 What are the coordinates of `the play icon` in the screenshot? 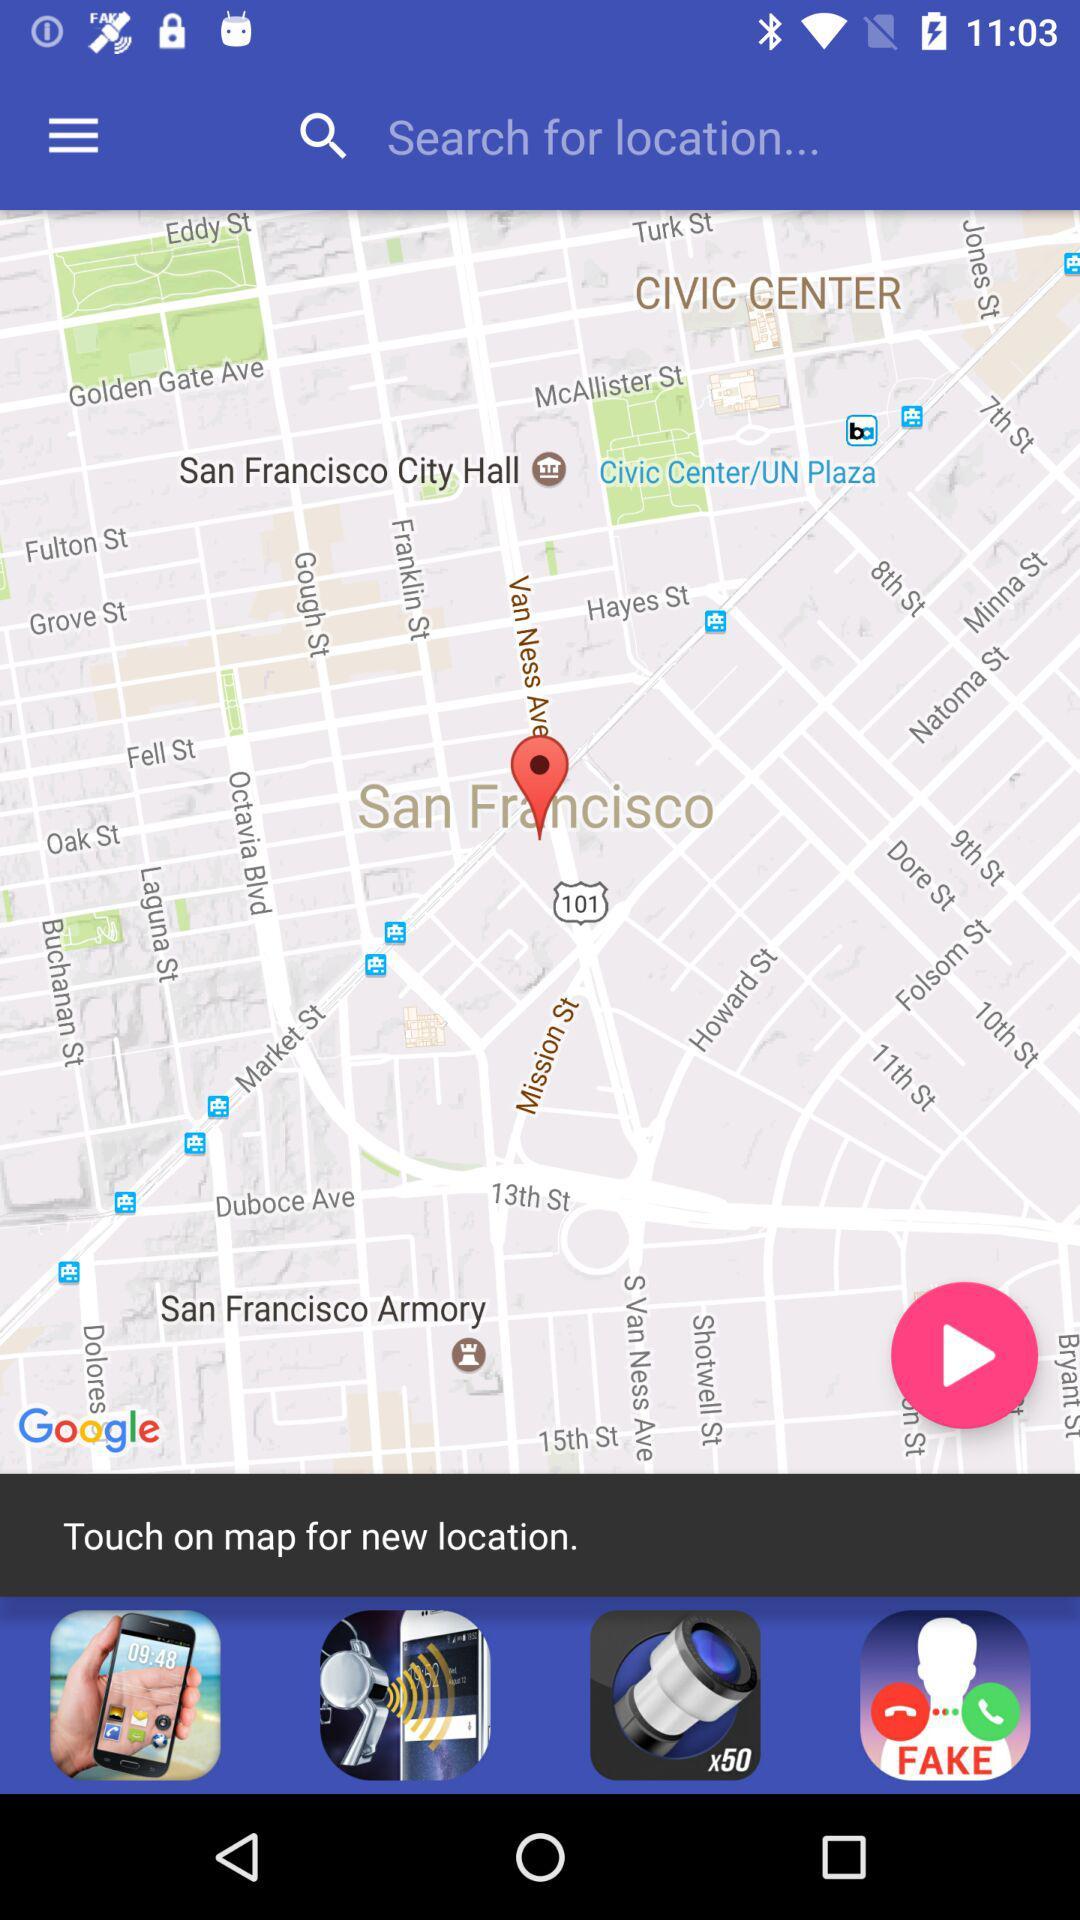 It's located at (963, 1355).